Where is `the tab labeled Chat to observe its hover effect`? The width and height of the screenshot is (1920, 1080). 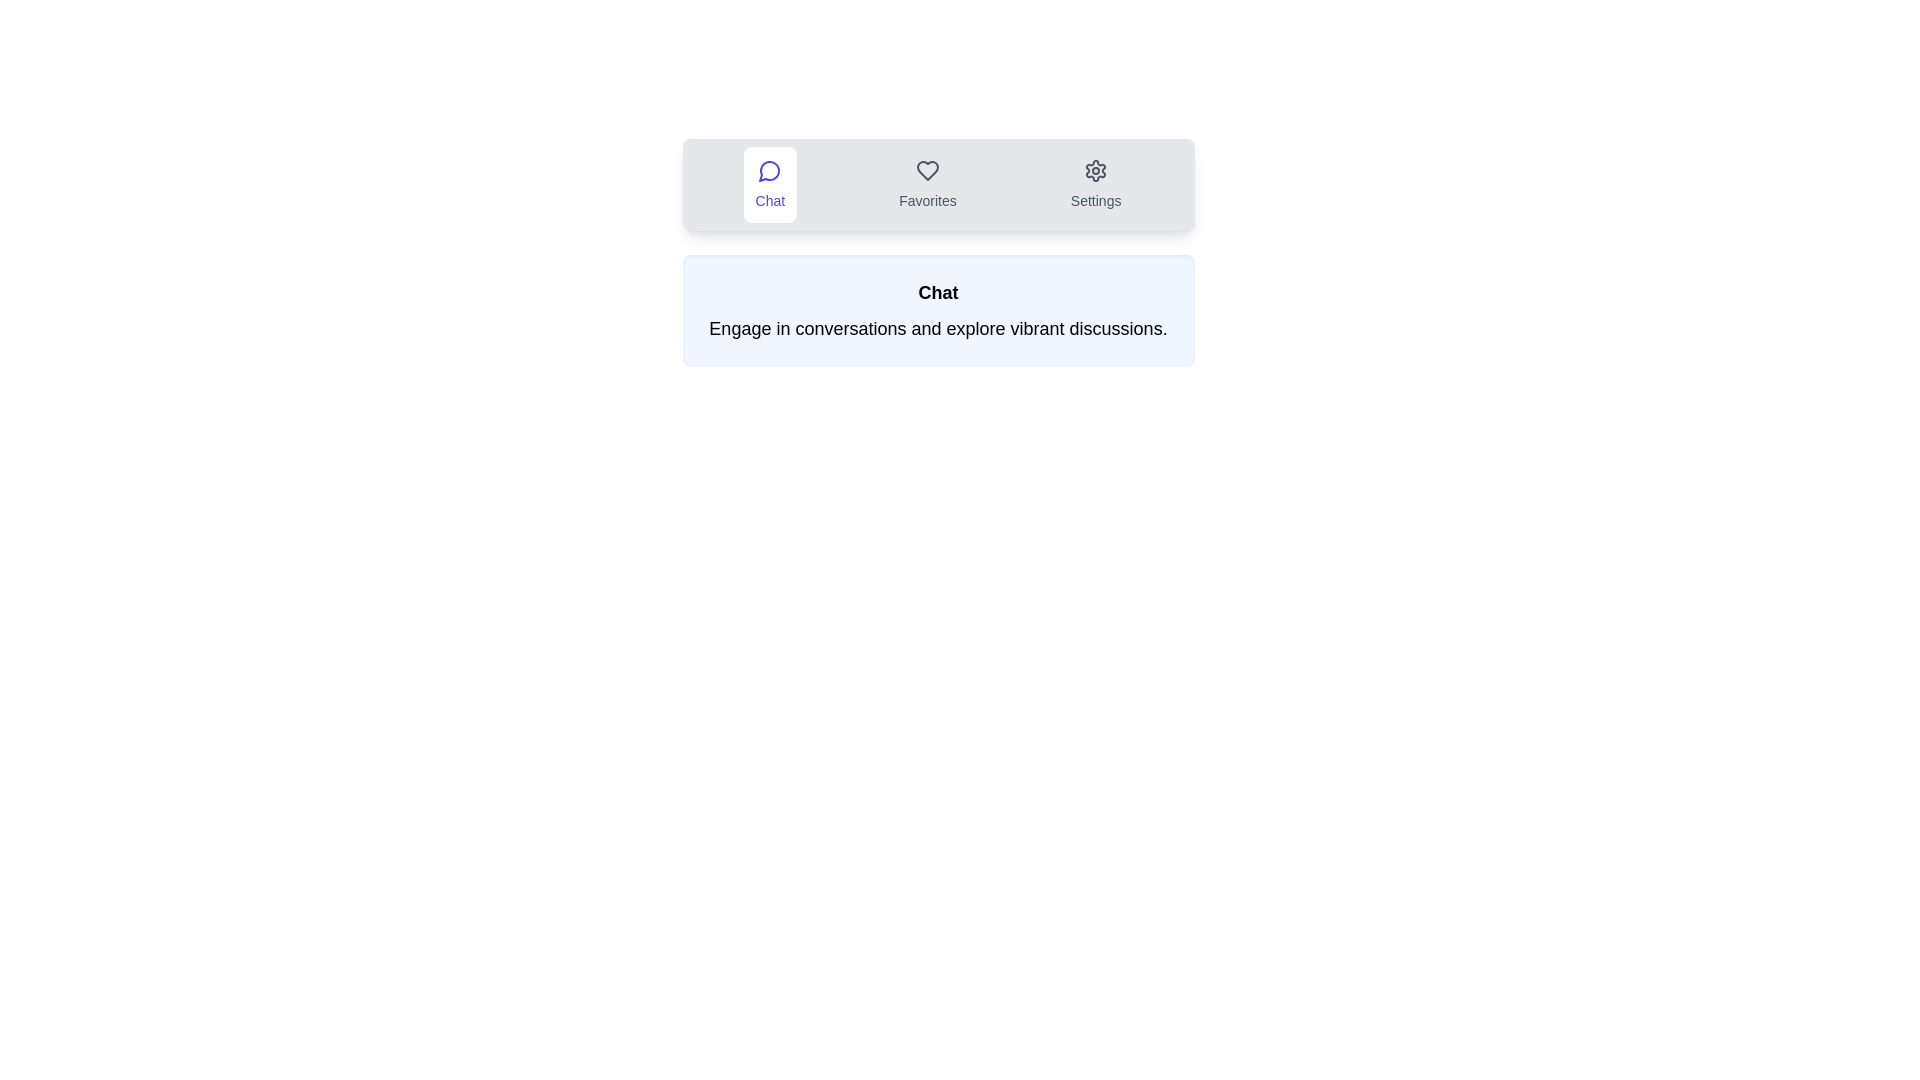 the tab labeled Chat to observe its hover effect is located at coordinates (769, 185).